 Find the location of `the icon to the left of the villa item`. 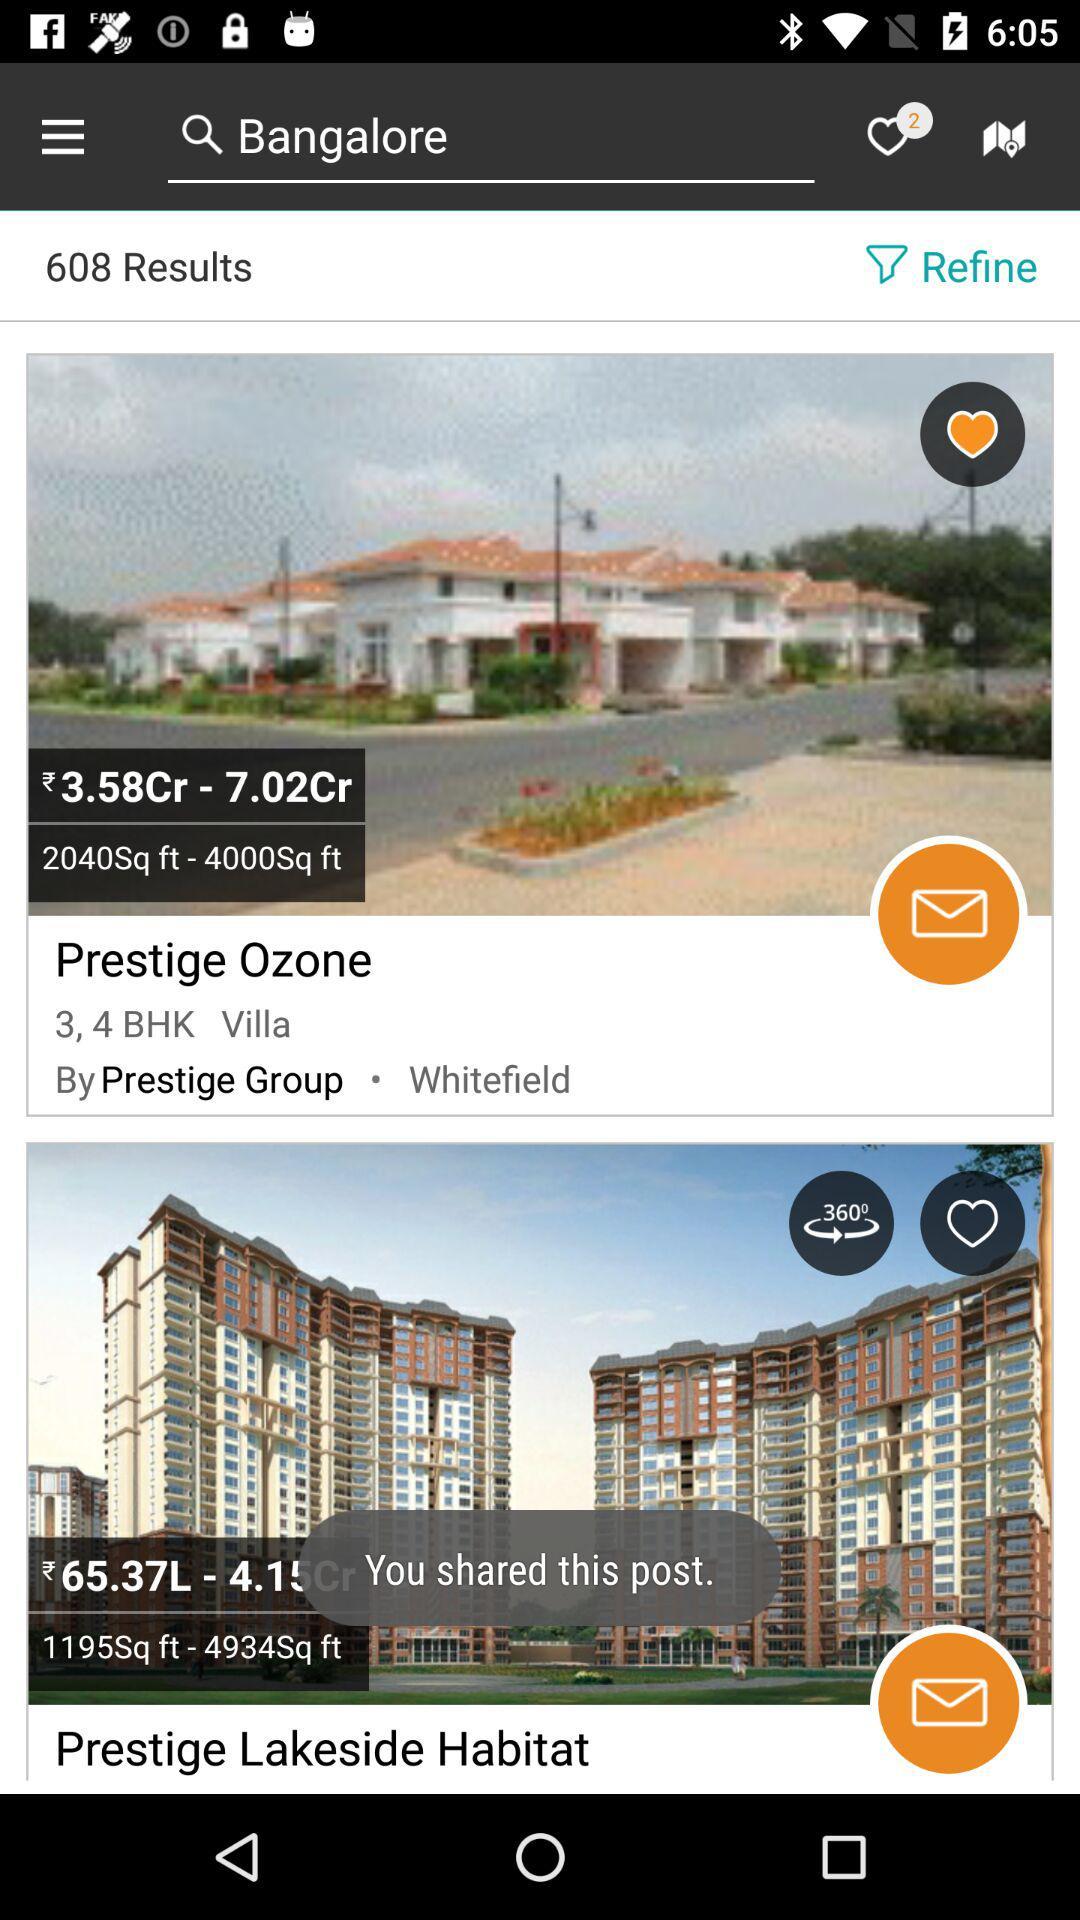

the icon to the left of the villa item is located at coordinates (124, 1022).